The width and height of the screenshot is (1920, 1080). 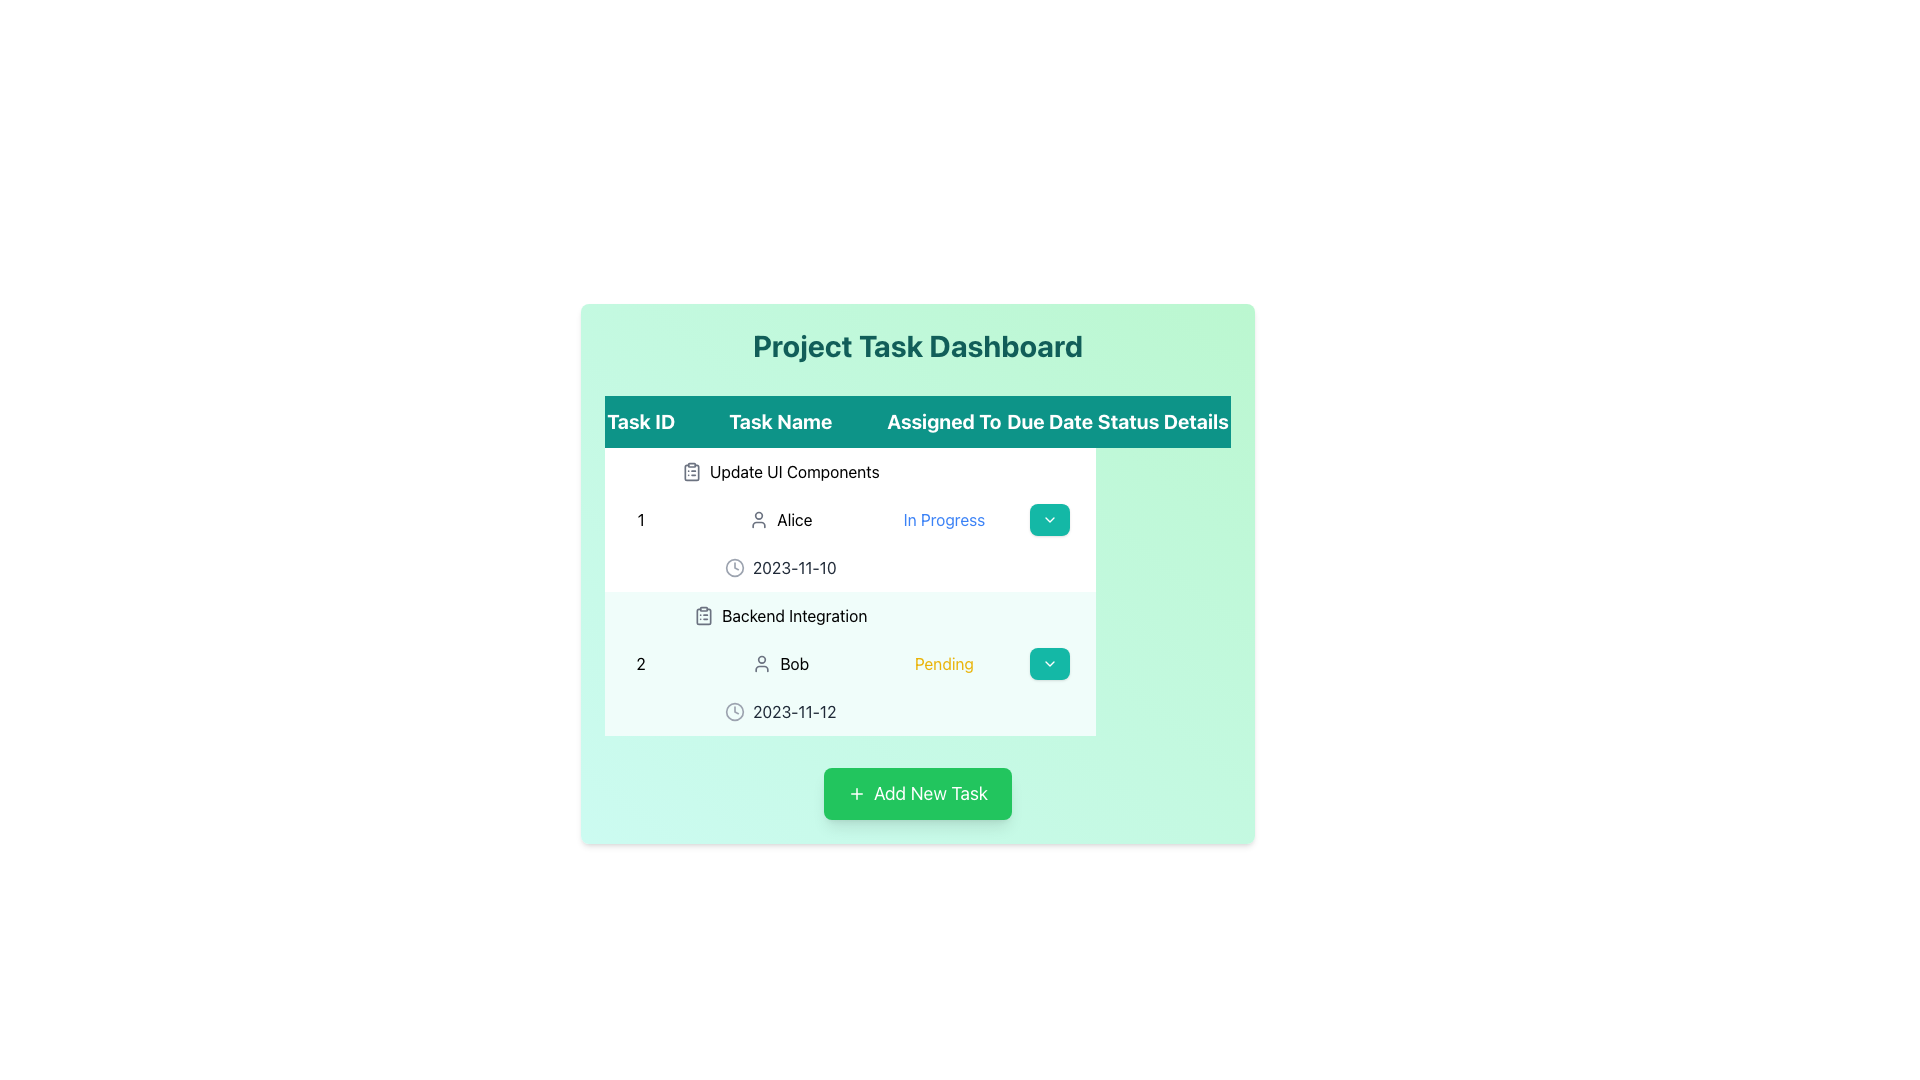 What do you see at coordinates (793, 519) in the screenshot?
I see `the Text Label that identifies the user assigned to the task in the first row of the table, located in the 'Assigned To' column` at bounding box center [793, 519].